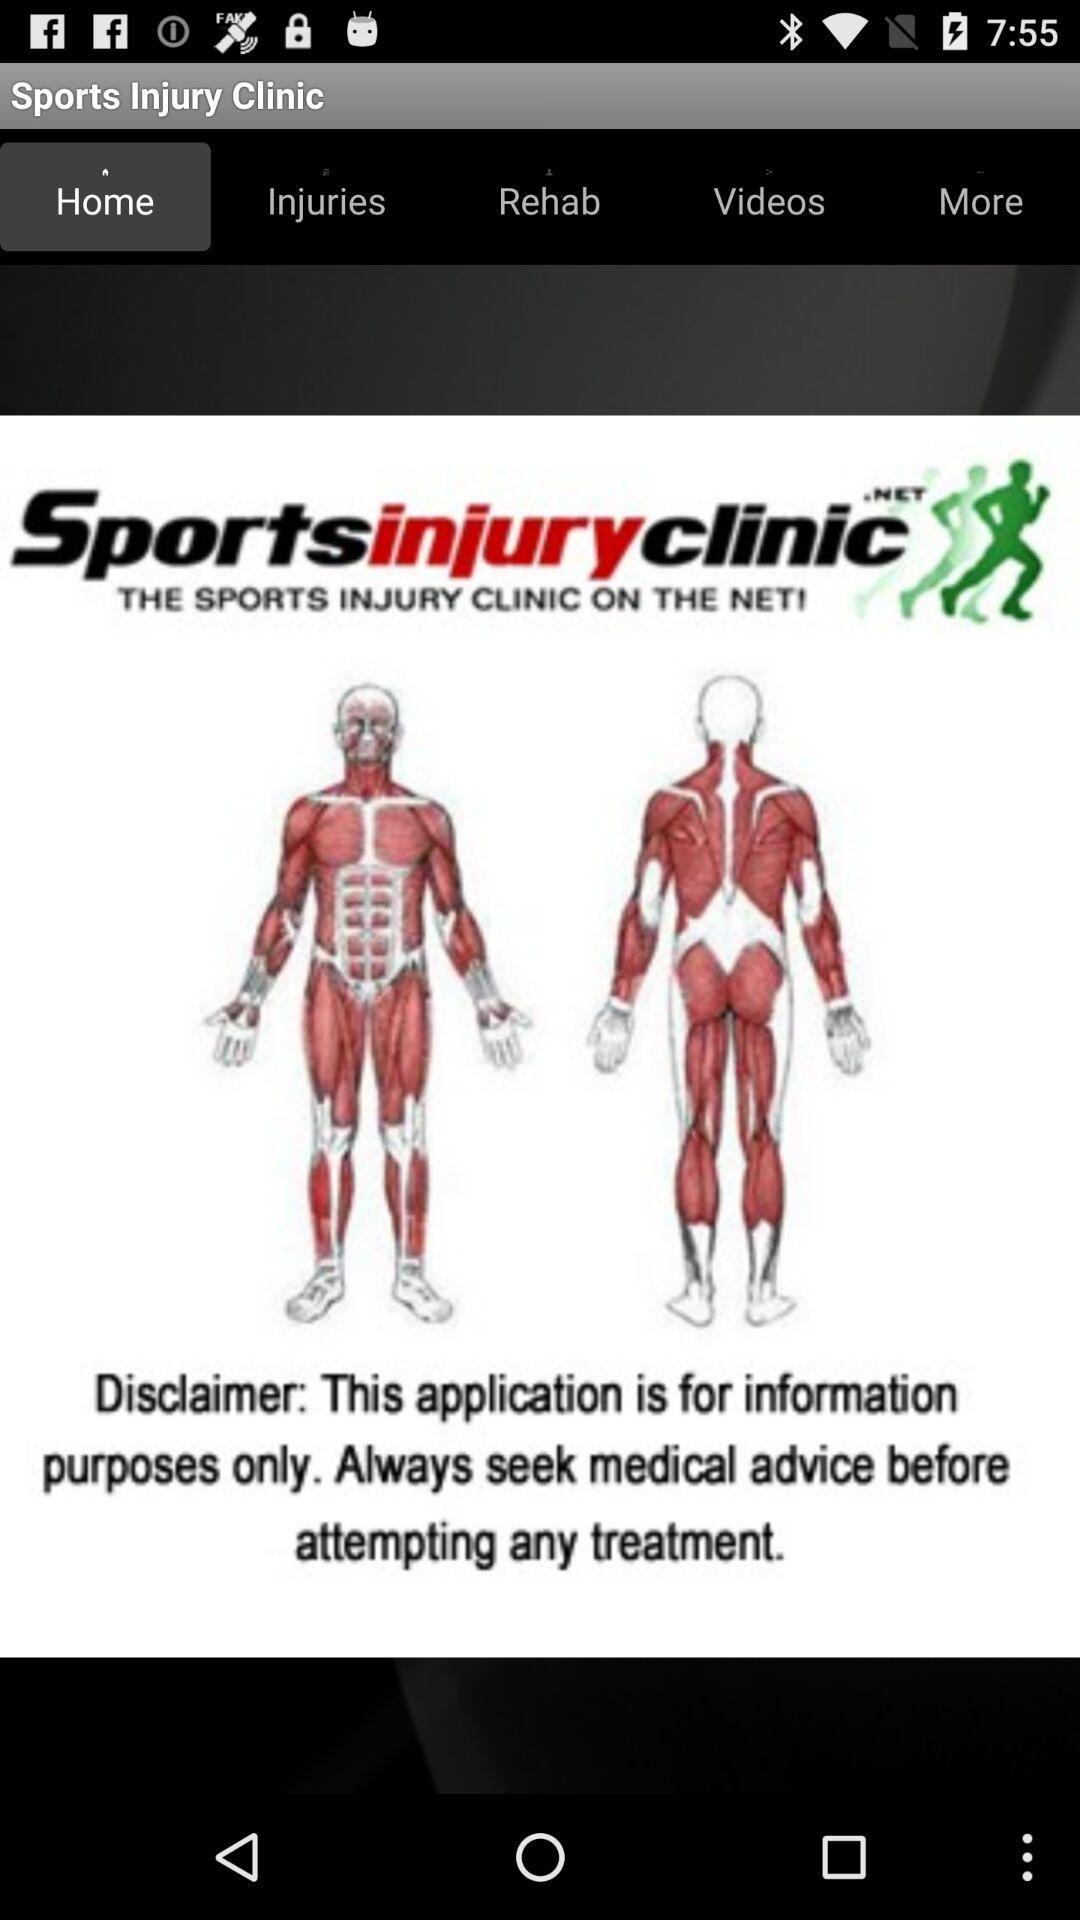 This screenshot has width=1080, height=1920. What do you see at coordinates (105, 196) in the screenshot?
I see `icon next to injuries button` at bounding box center [105, 196].